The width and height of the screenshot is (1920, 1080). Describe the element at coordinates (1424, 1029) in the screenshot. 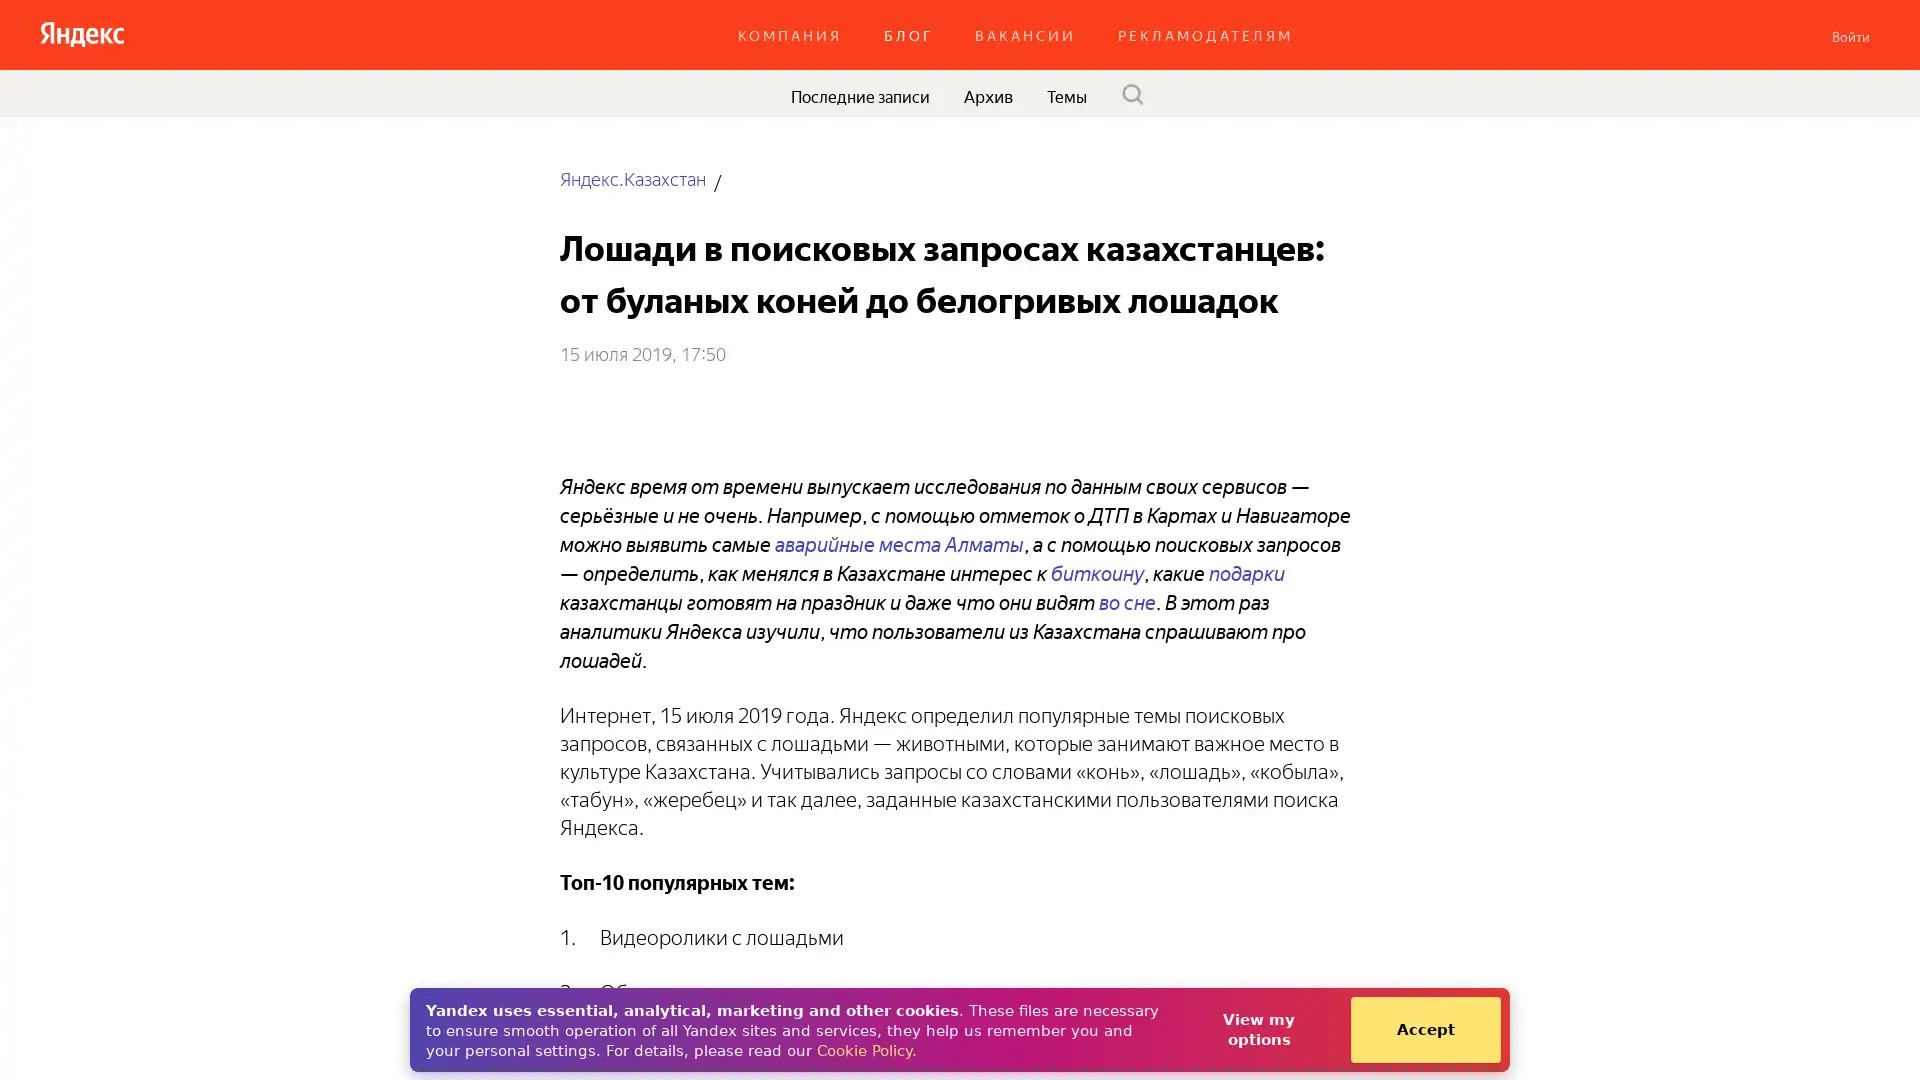

I see `Accept` at that location.